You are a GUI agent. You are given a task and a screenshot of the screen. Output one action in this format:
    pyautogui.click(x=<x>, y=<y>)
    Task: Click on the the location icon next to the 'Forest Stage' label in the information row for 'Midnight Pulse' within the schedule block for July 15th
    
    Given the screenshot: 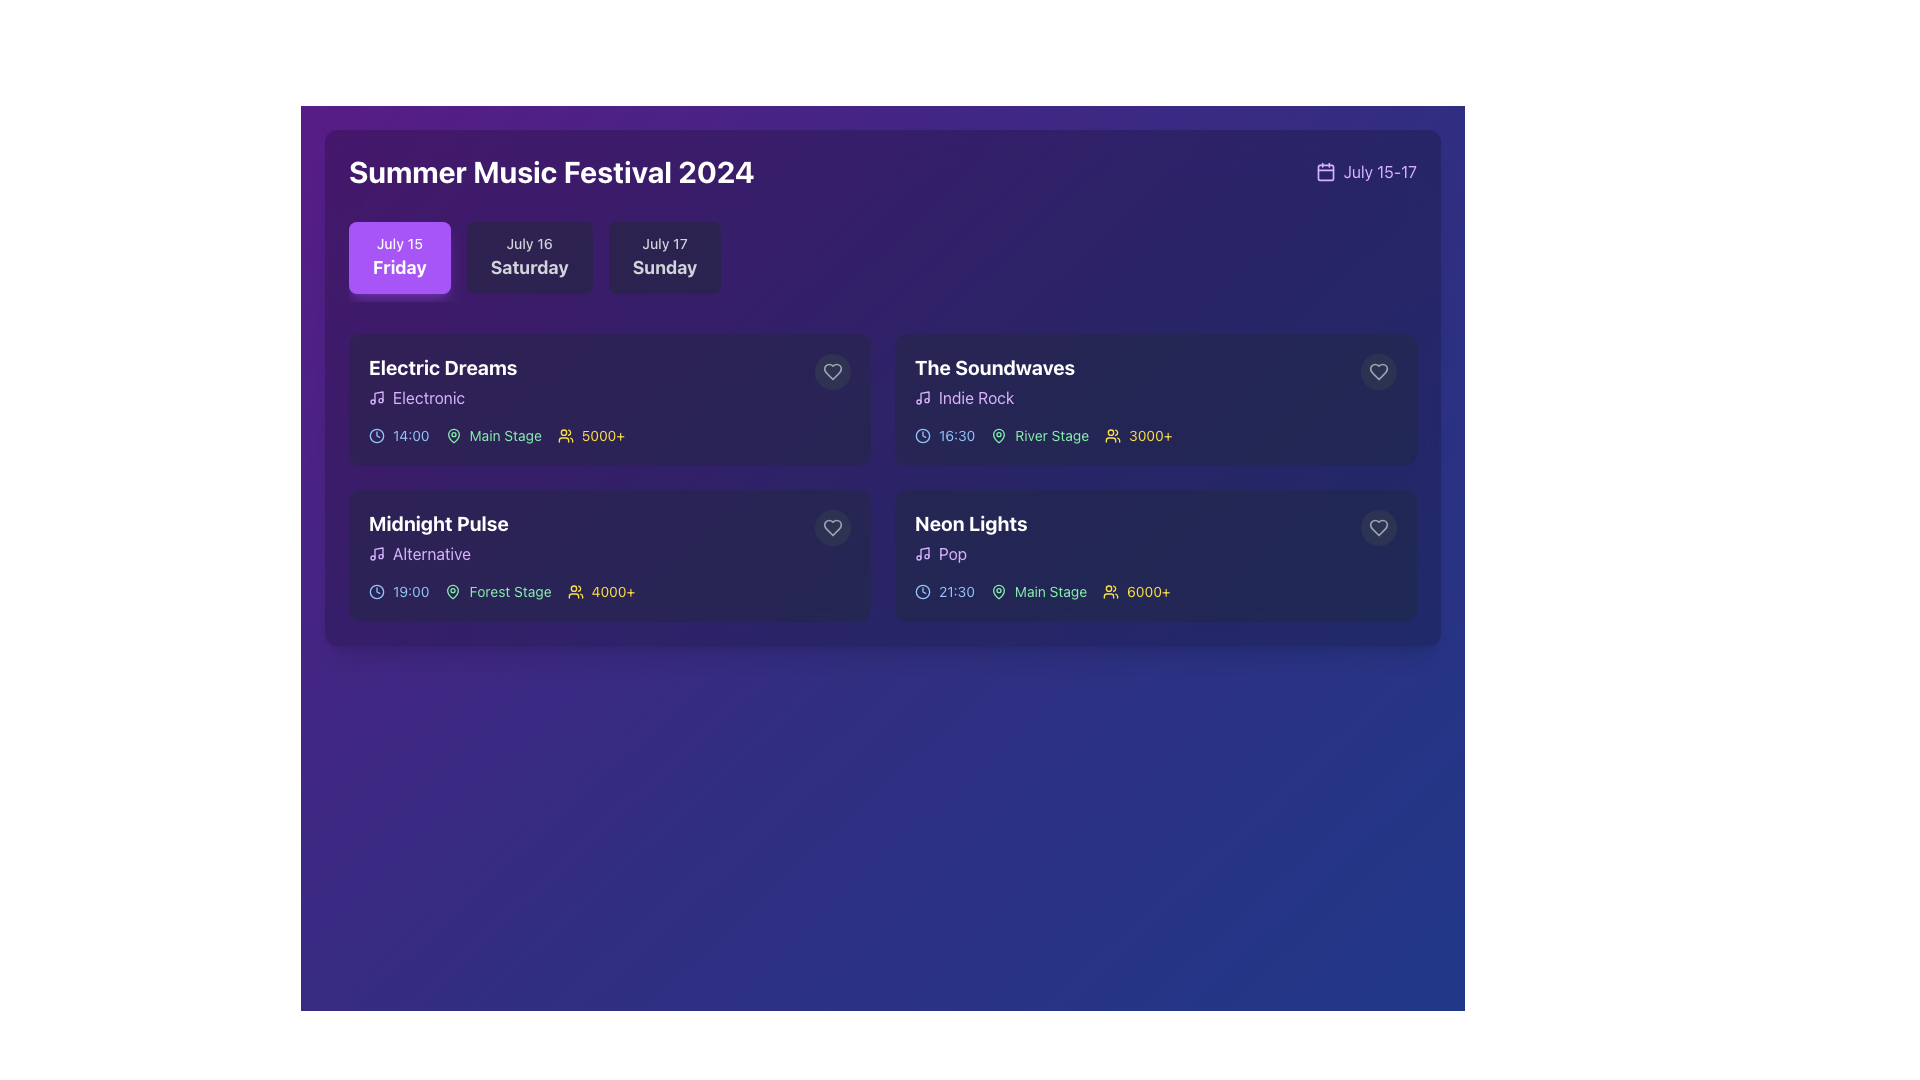 What is the action you would take?
    pyautogui.click(x=498, y=590)
    